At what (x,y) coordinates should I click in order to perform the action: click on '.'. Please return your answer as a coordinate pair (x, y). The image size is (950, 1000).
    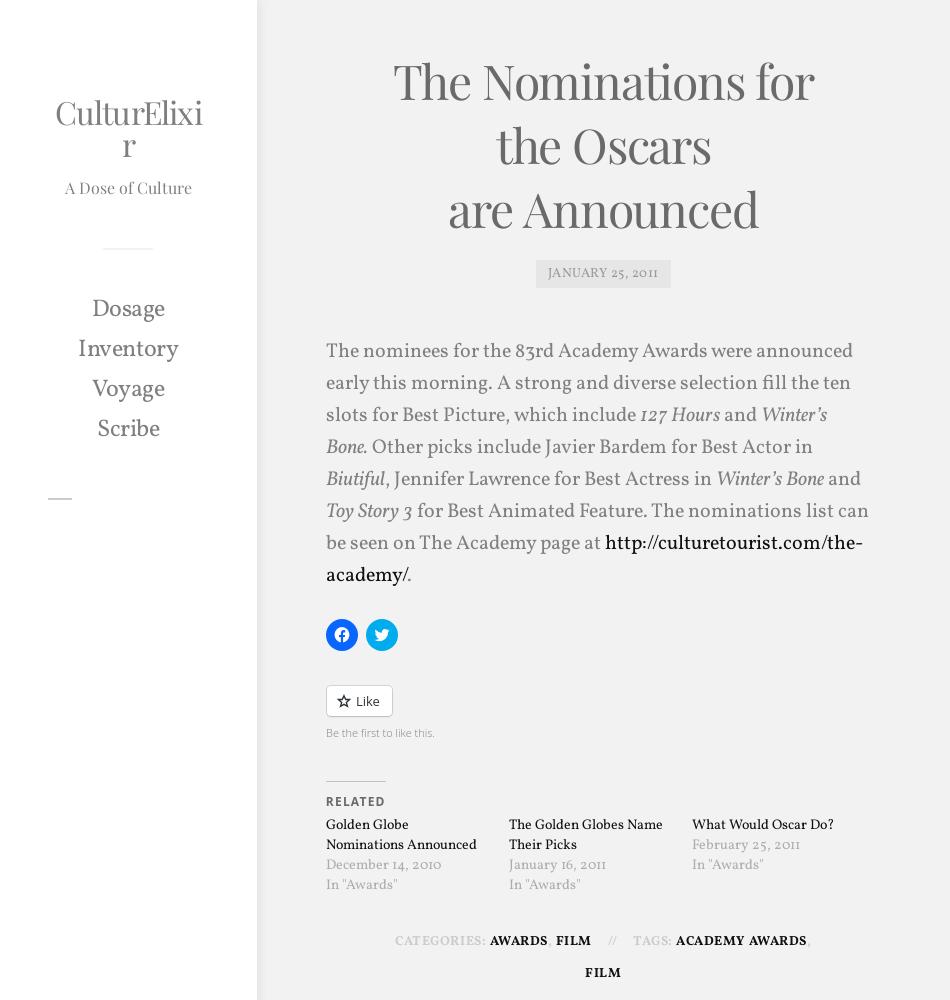
    Looking at the image, I should click on (407, 574).